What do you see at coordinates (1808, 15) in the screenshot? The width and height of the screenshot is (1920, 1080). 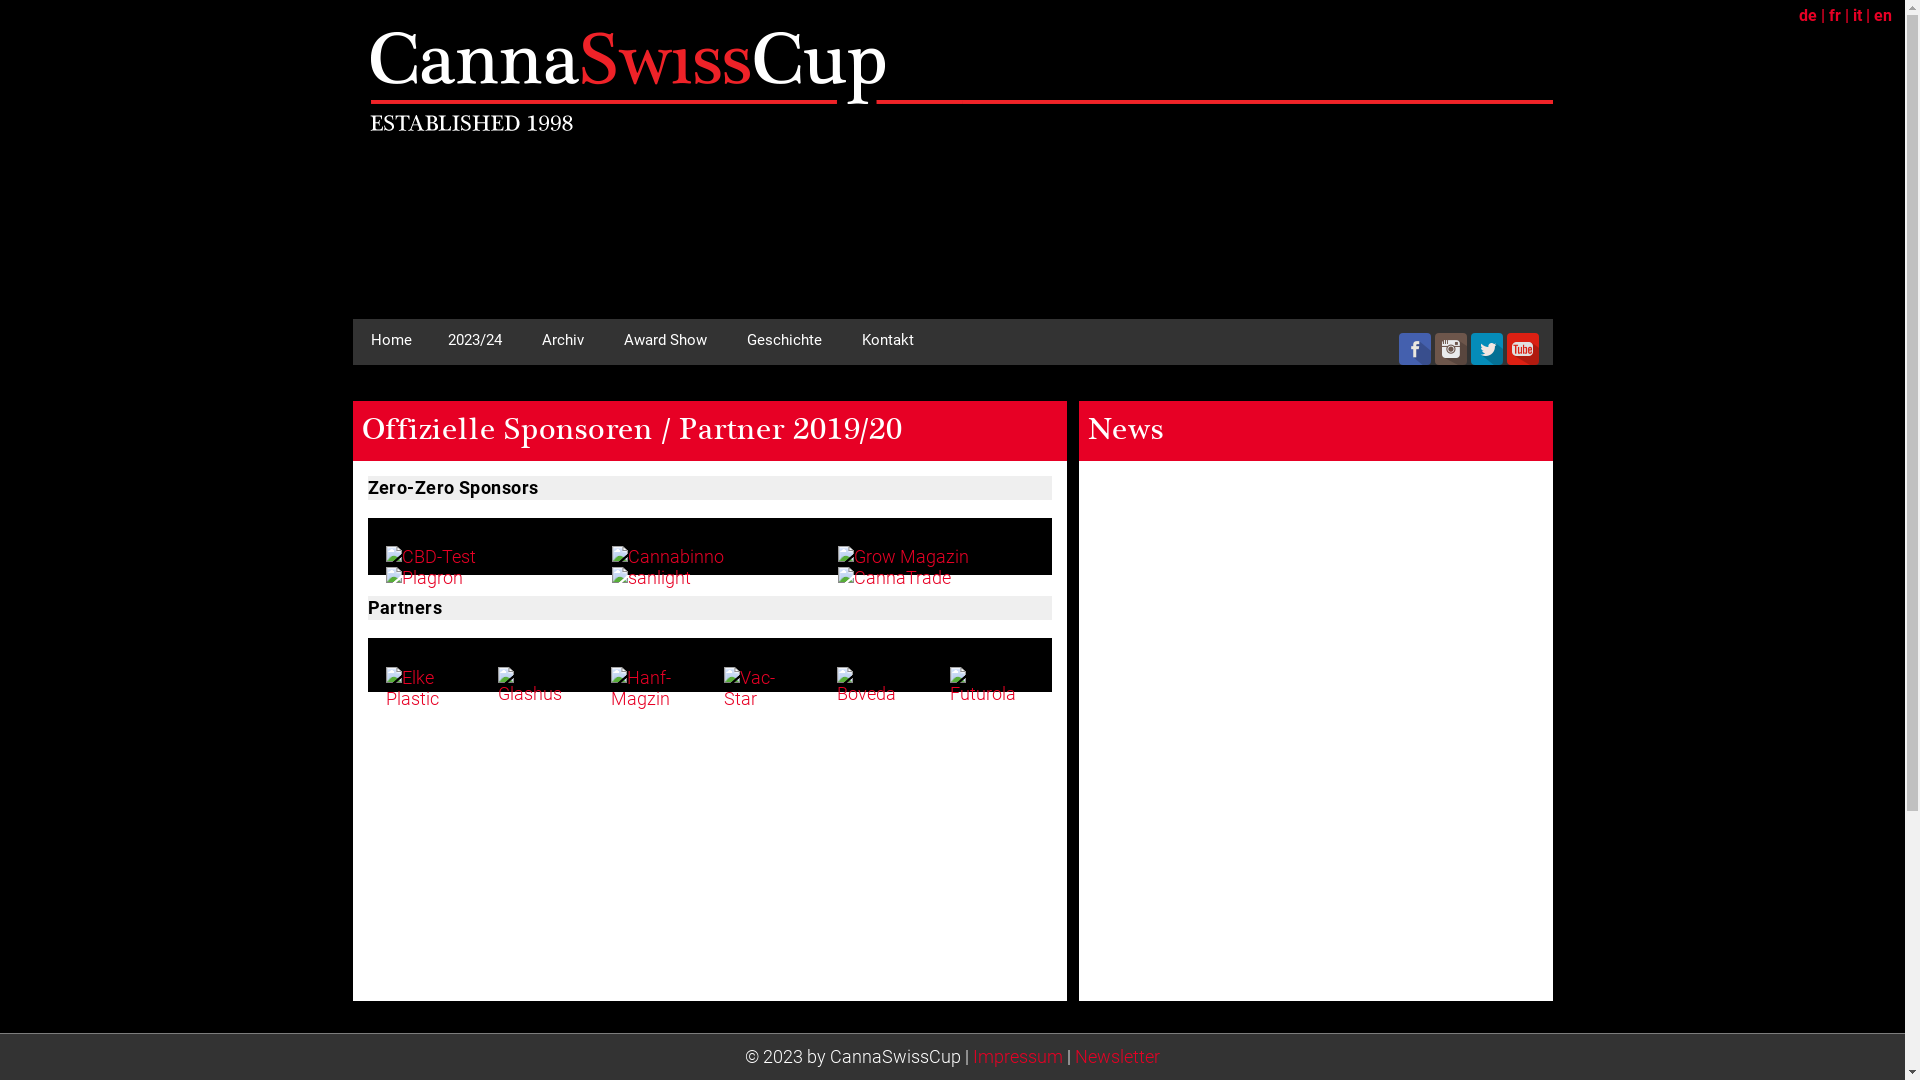 I see `'de'` at bounding box center [1808, 15].